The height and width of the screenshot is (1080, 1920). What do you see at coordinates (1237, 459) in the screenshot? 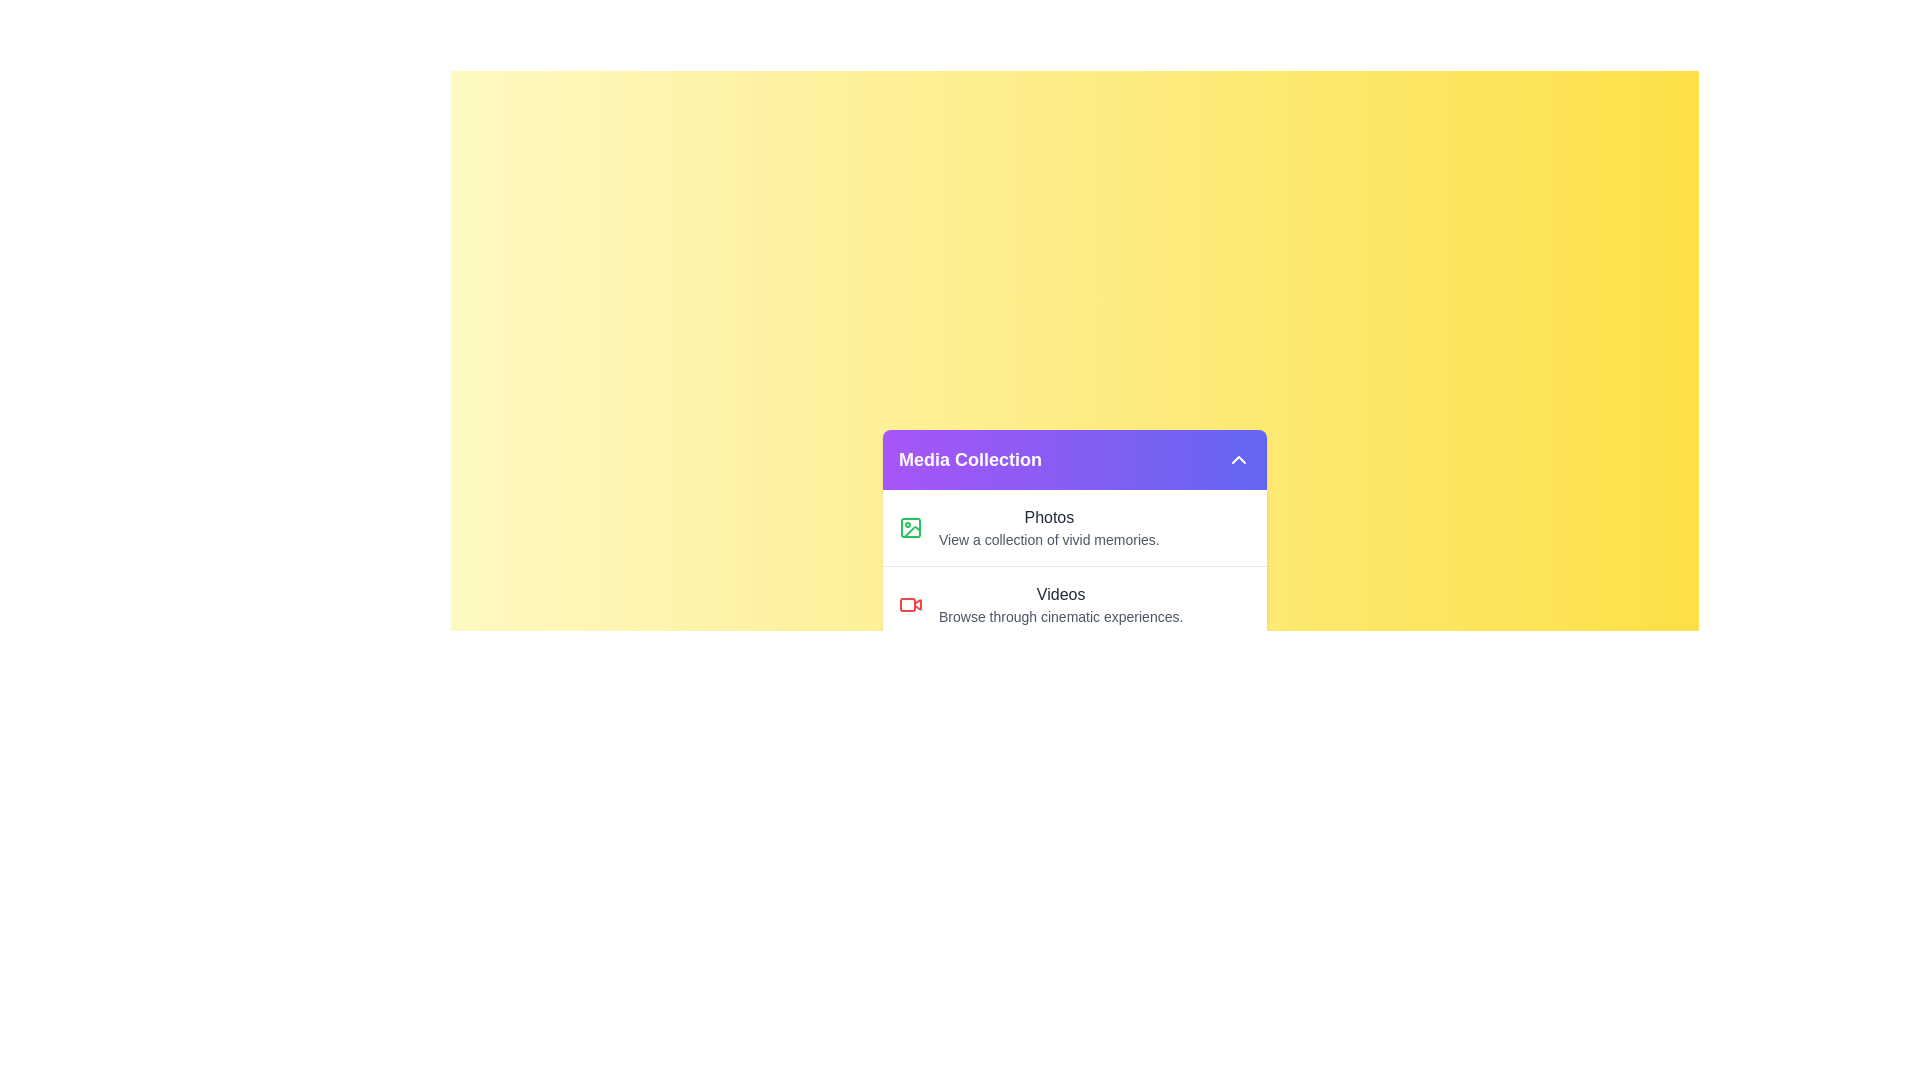
I see `header button to toggle the menu visibility` at bounding box center [1237, 459].